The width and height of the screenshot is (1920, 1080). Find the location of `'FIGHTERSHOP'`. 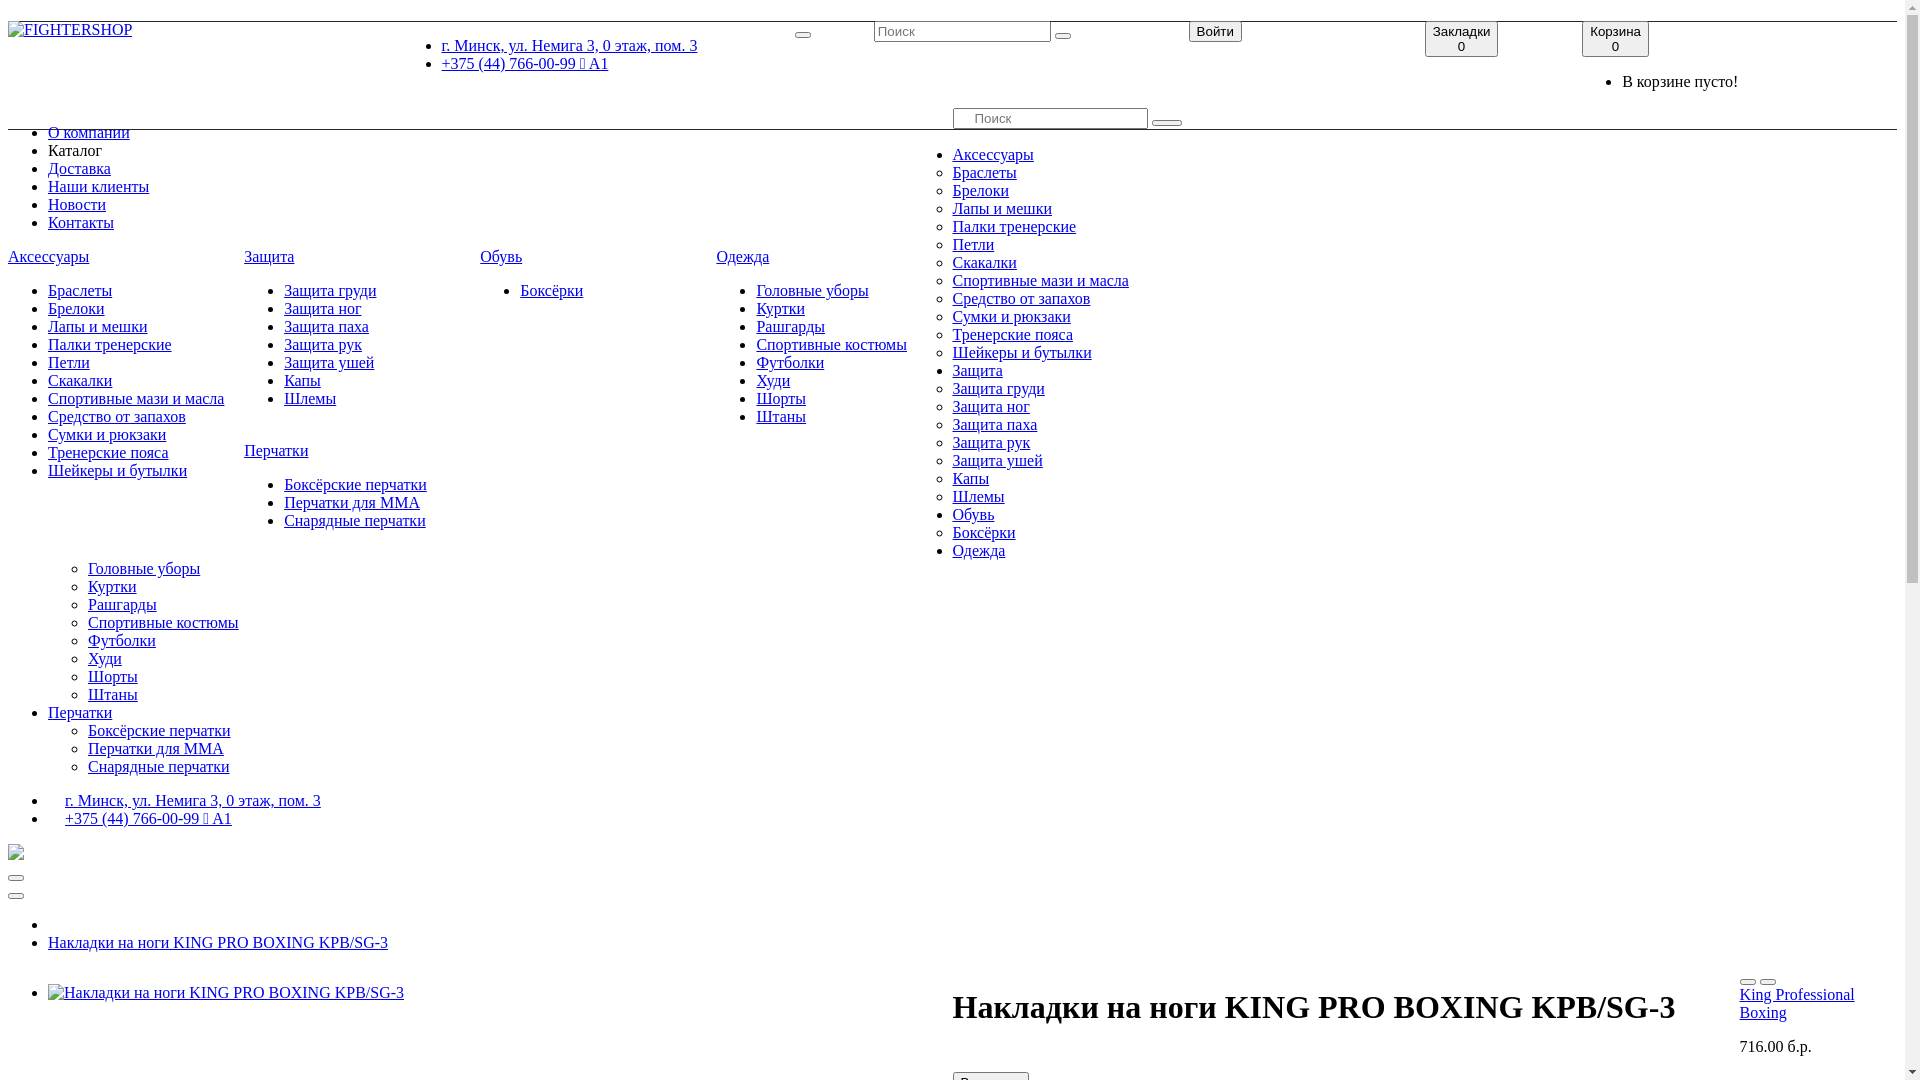

'FIGHTERSHOP' is located at coordinates (70, 30).